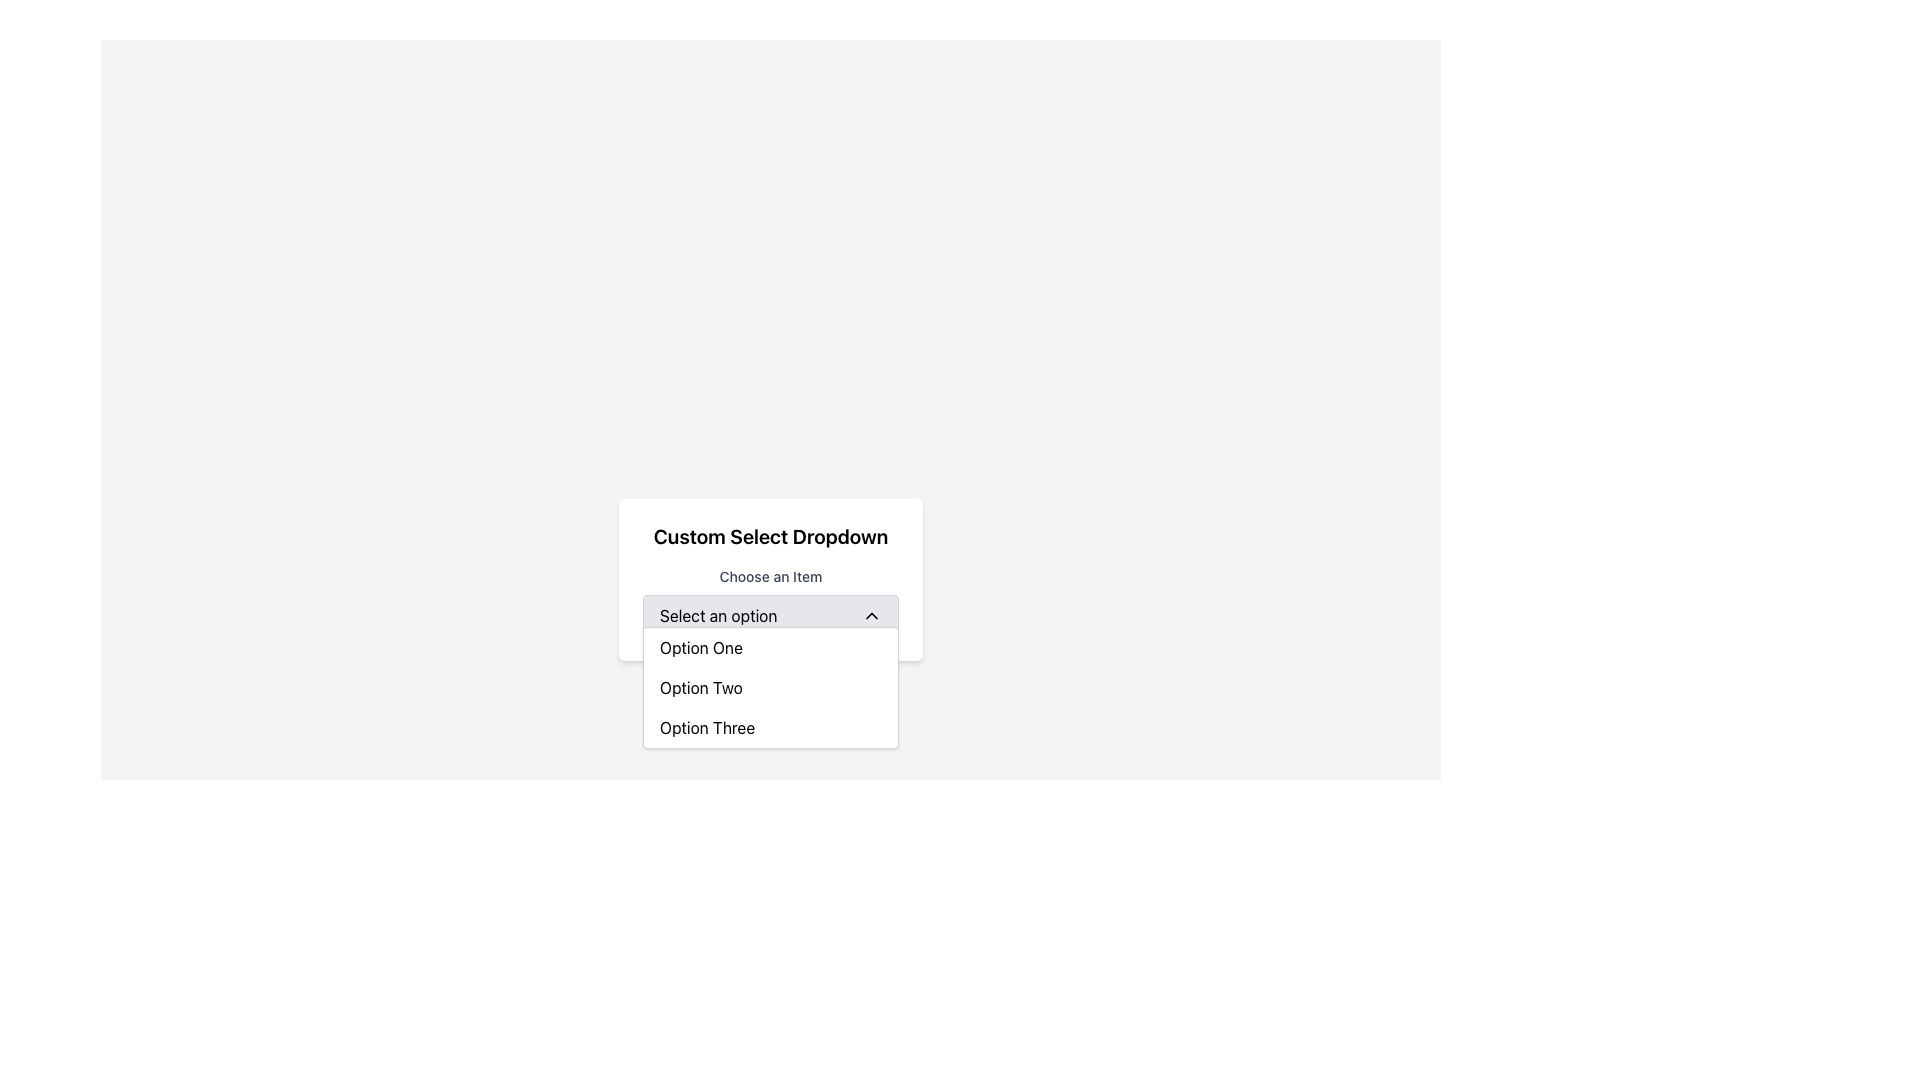  What do you see at coordinates (872, 615) in the screenshot?
I see `the upward-pointing chevron icon button located at the top-right corner of the 'Select an option' dropdown` at bounding box center [872, 615].